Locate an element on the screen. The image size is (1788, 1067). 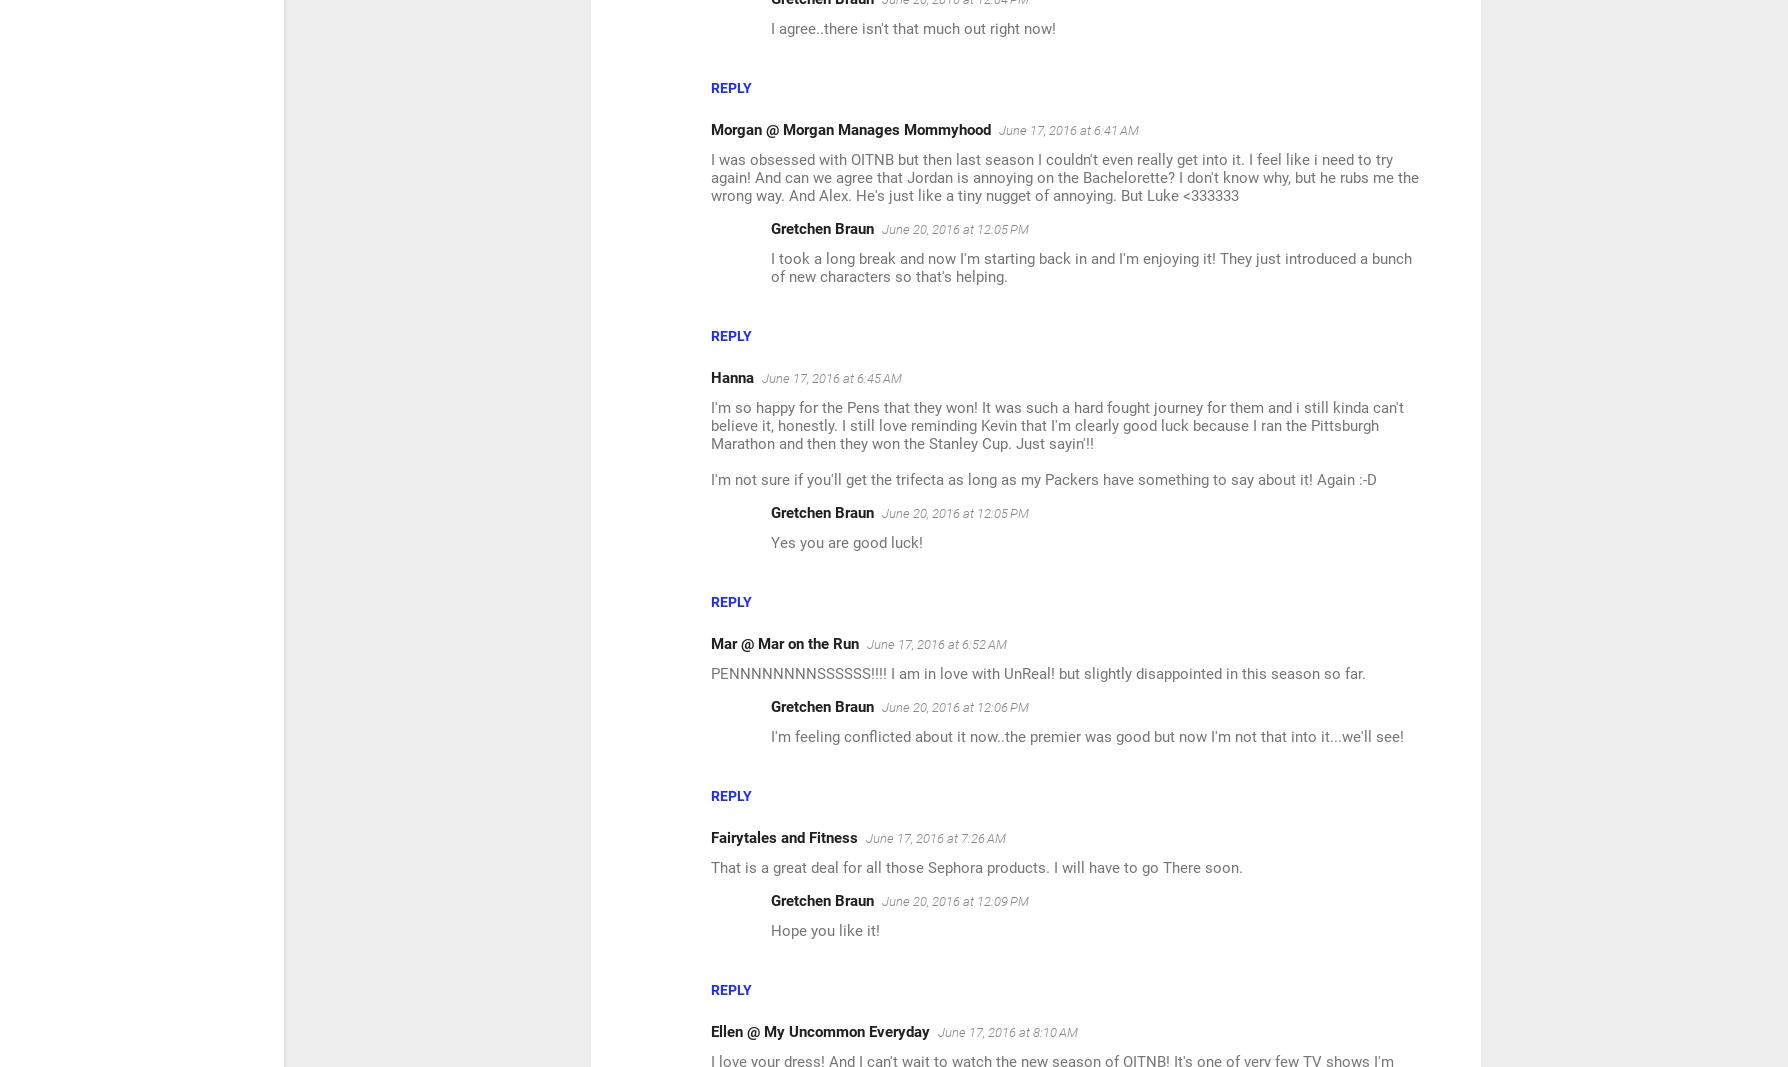
'Hope you like it!' is located at coordinates (824, 930).